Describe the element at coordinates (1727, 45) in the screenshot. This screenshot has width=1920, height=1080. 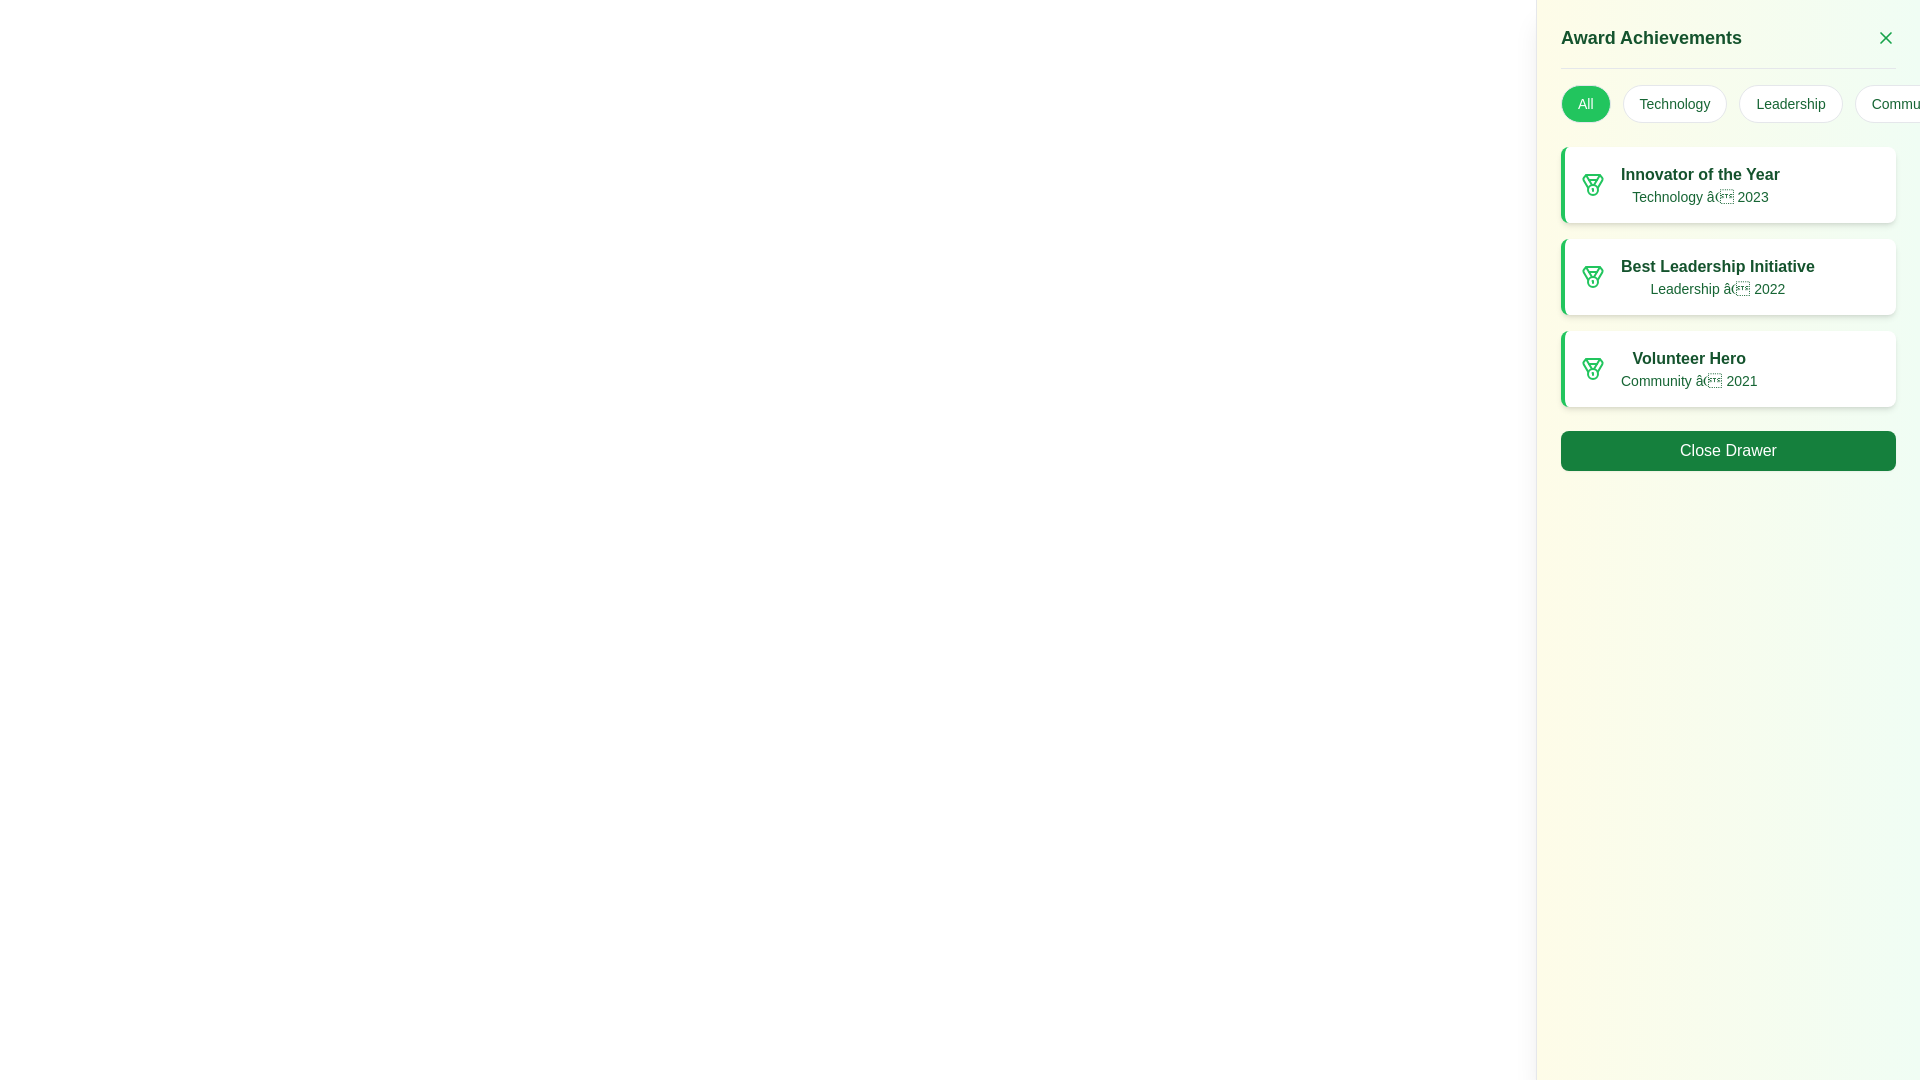
I see `text from the header displaying 'Award Achievements', which is bold and dark green, located at the top of the right-side drawer panel` at that location.